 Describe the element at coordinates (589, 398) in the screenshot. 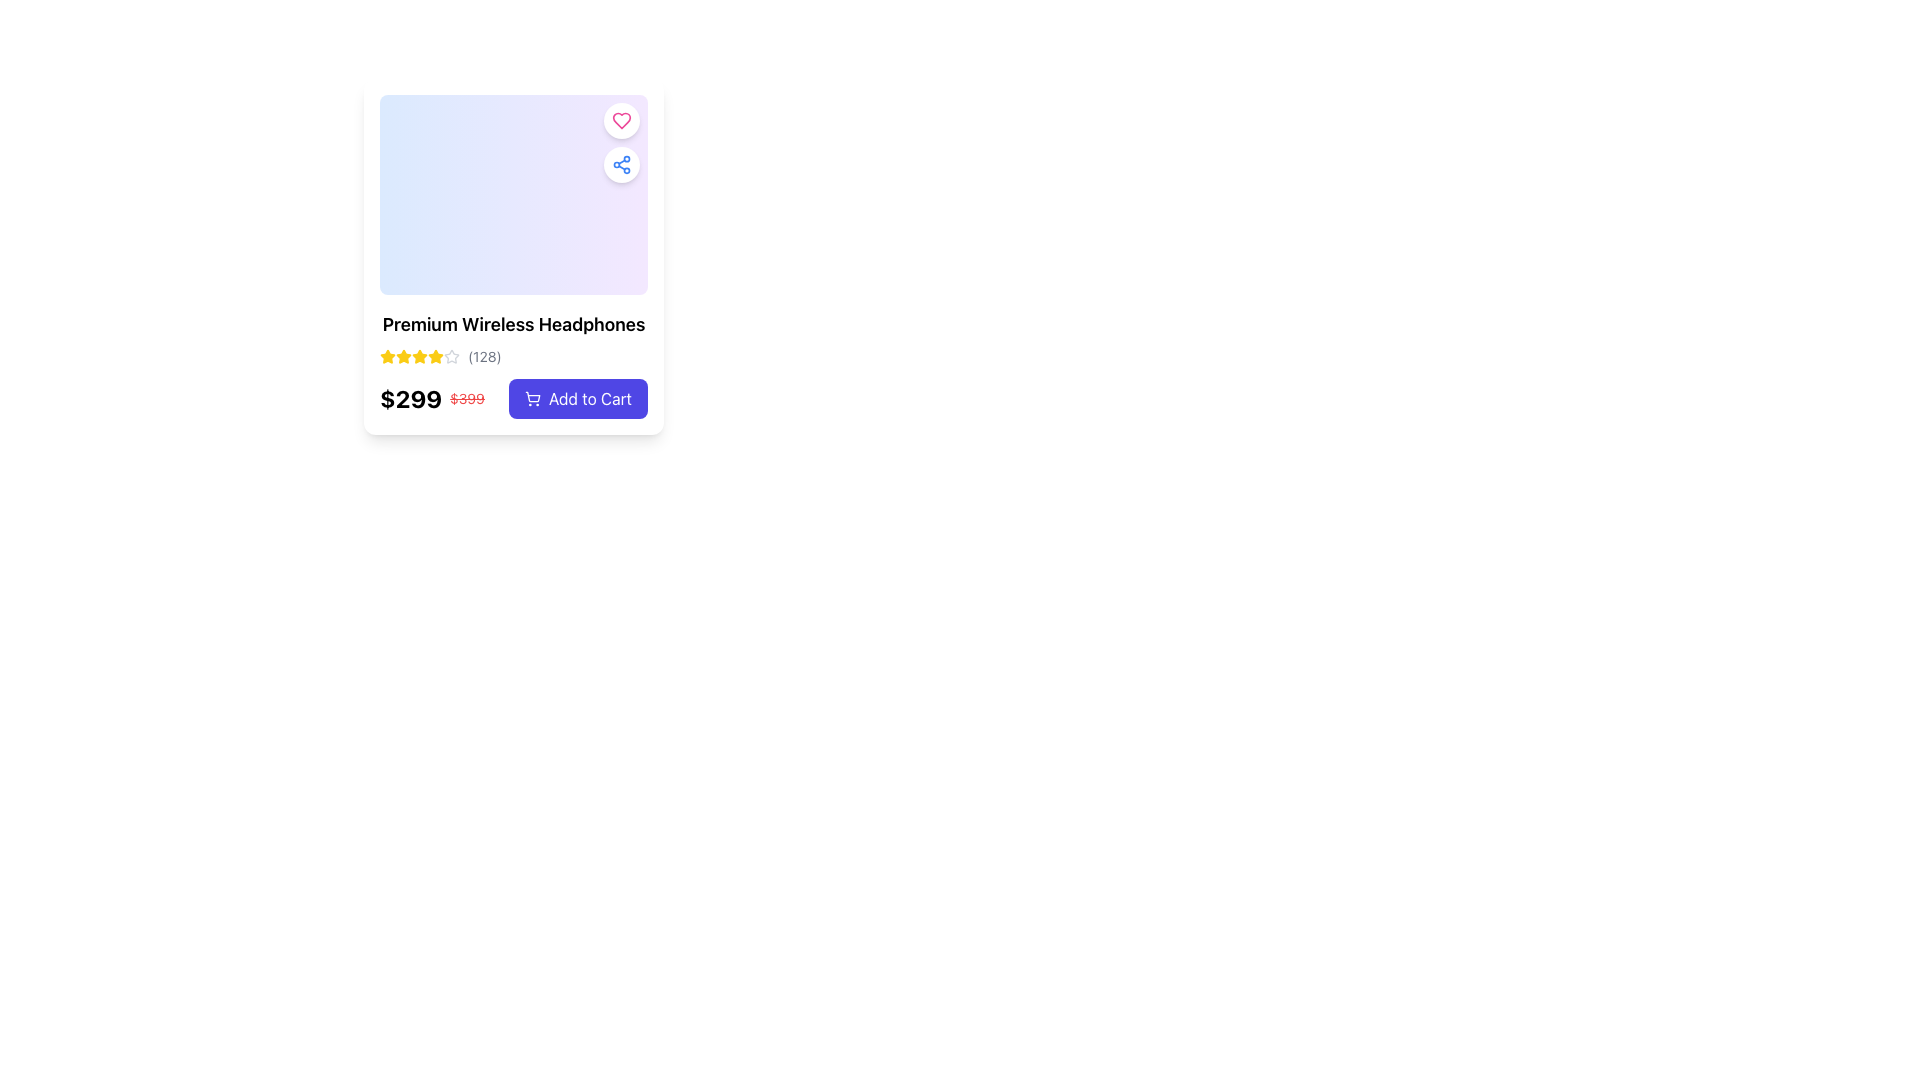

I see `accessibility properties of the 'Add to Cart' text label, which is displayed in white font on a blue rectangular button located at the bottom-right corner of the product card` at that location.